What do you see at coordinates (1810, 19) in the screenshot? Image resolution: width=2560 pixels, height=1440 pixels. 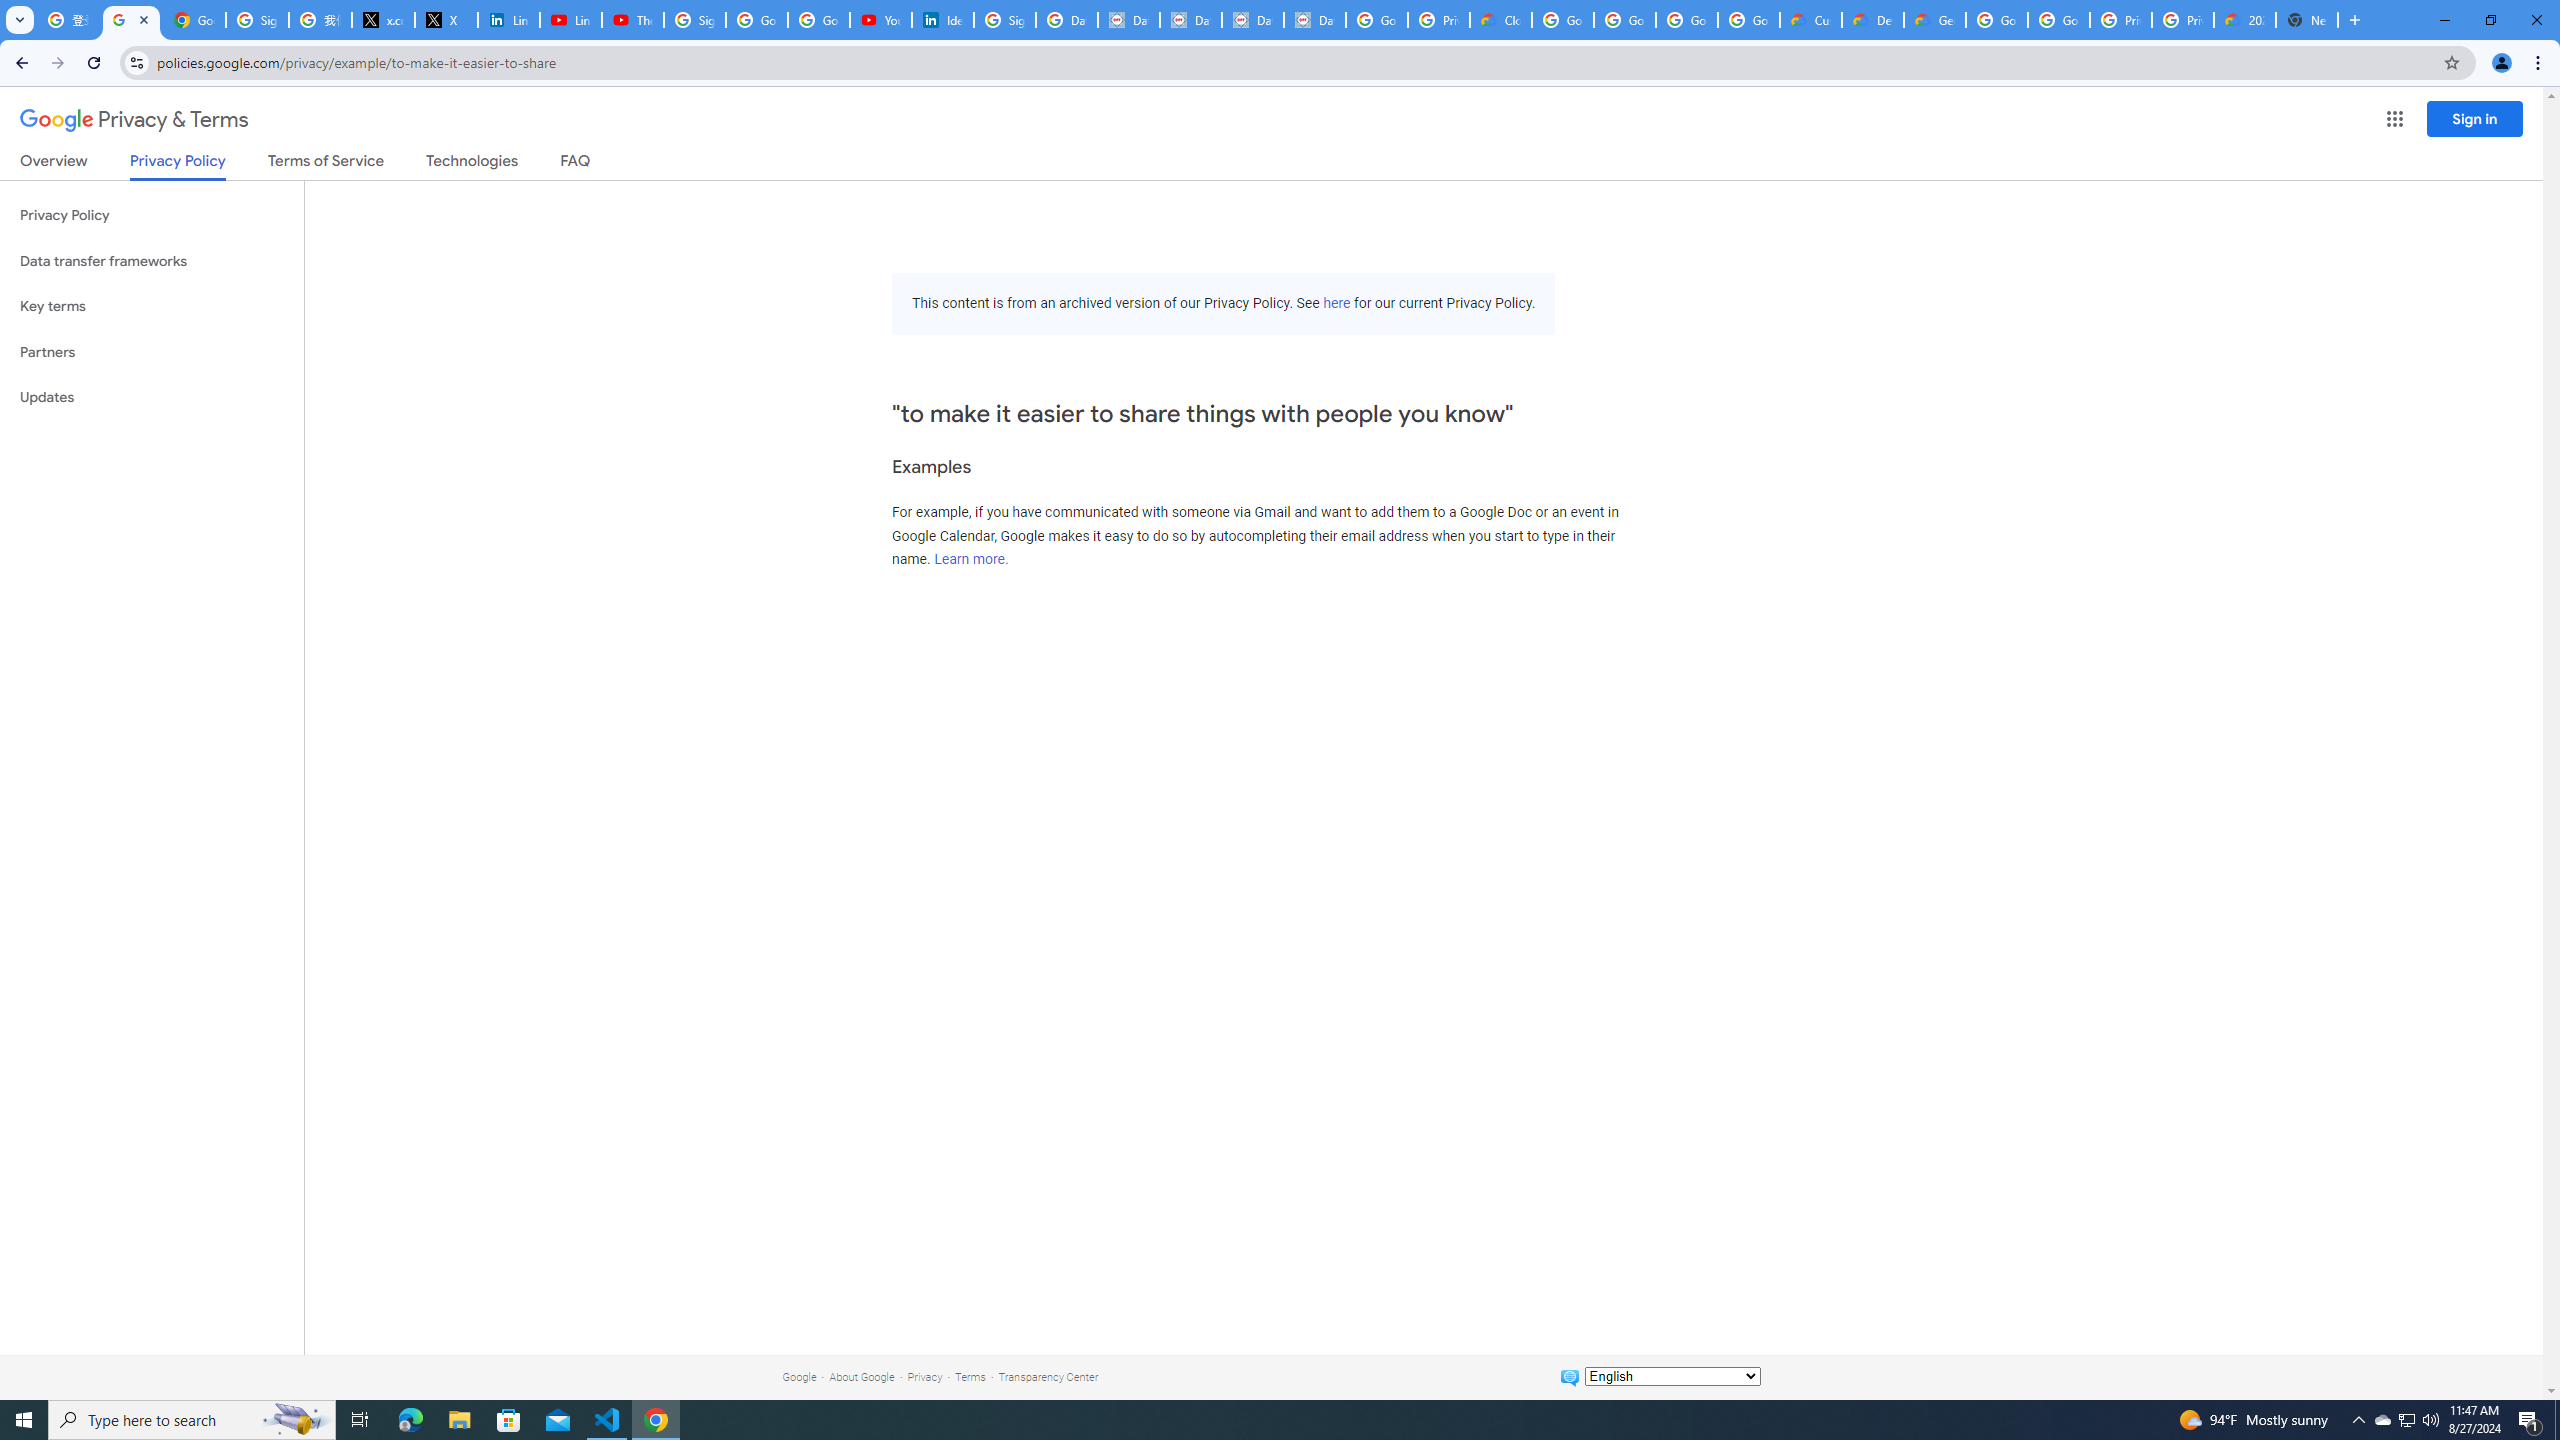 I see `'Customer Care | Google Cloud'` at bounding box center [1810, 19].